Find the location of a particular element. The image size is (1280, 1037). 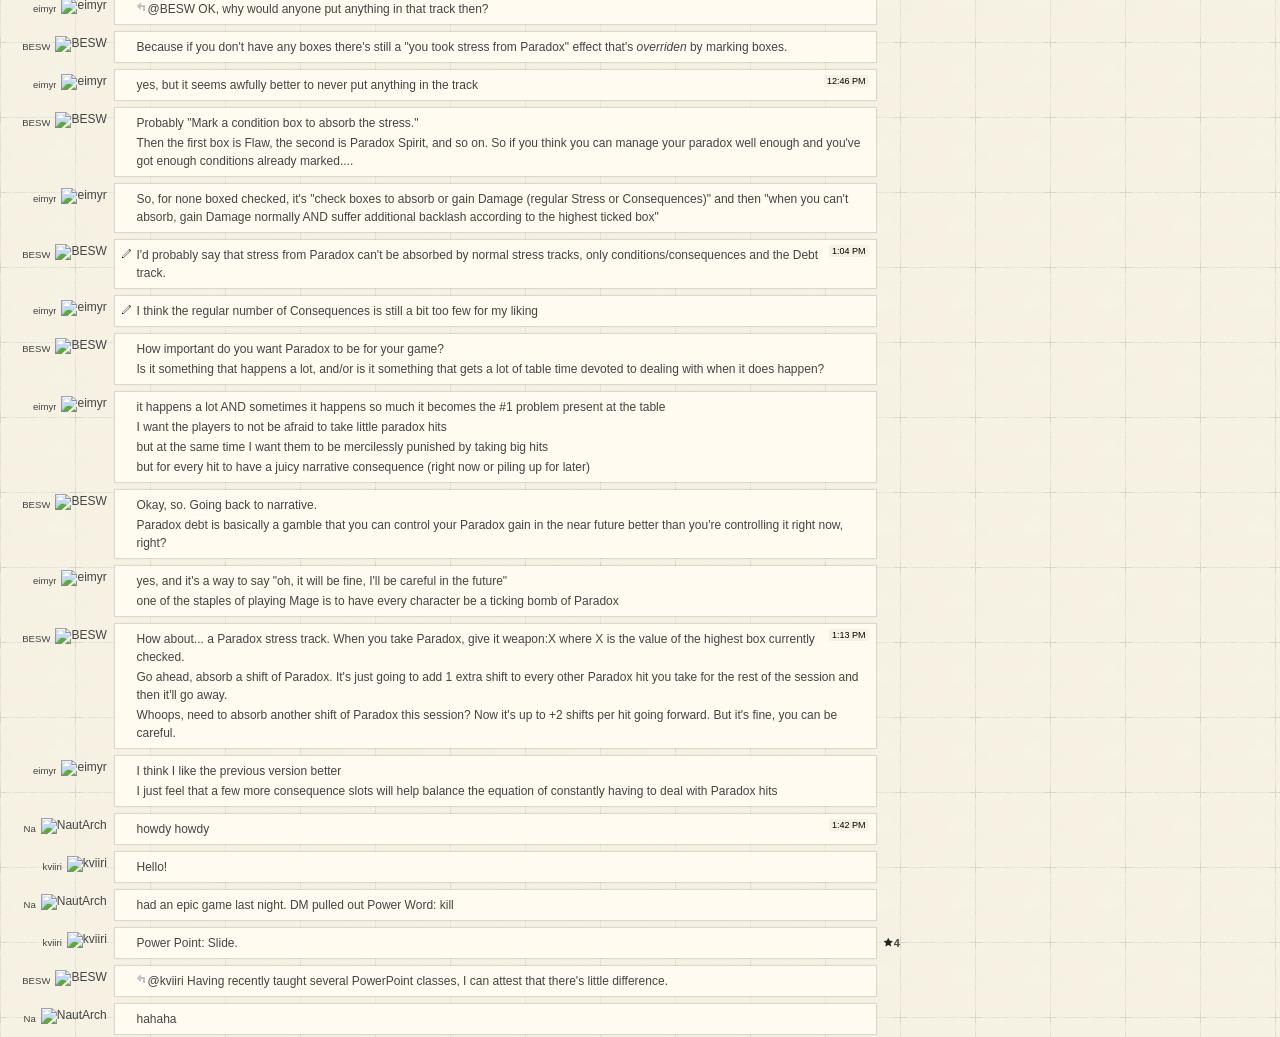

'1:42 PM' is located at coordinates (832, 825).